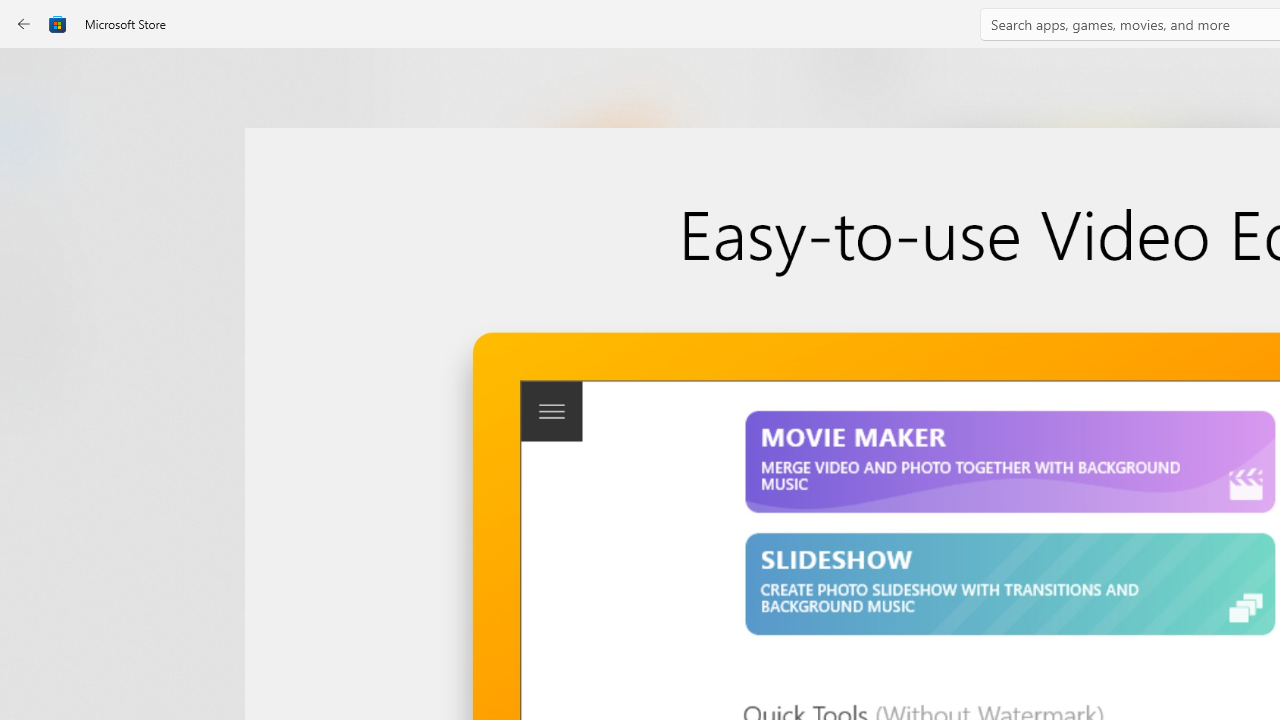  I want to click on 'Gaming', so click(35, 203).